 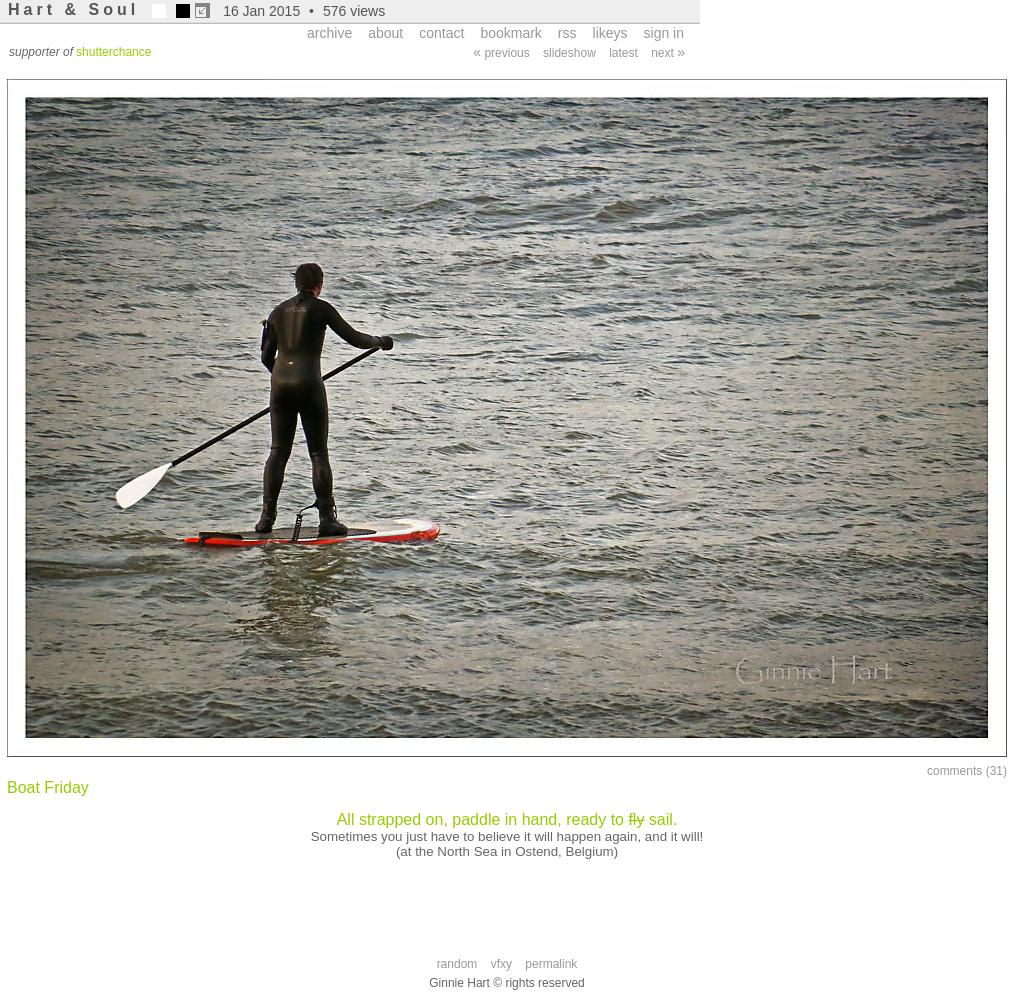 I want to click on 'random', so click(x=456, y=963).